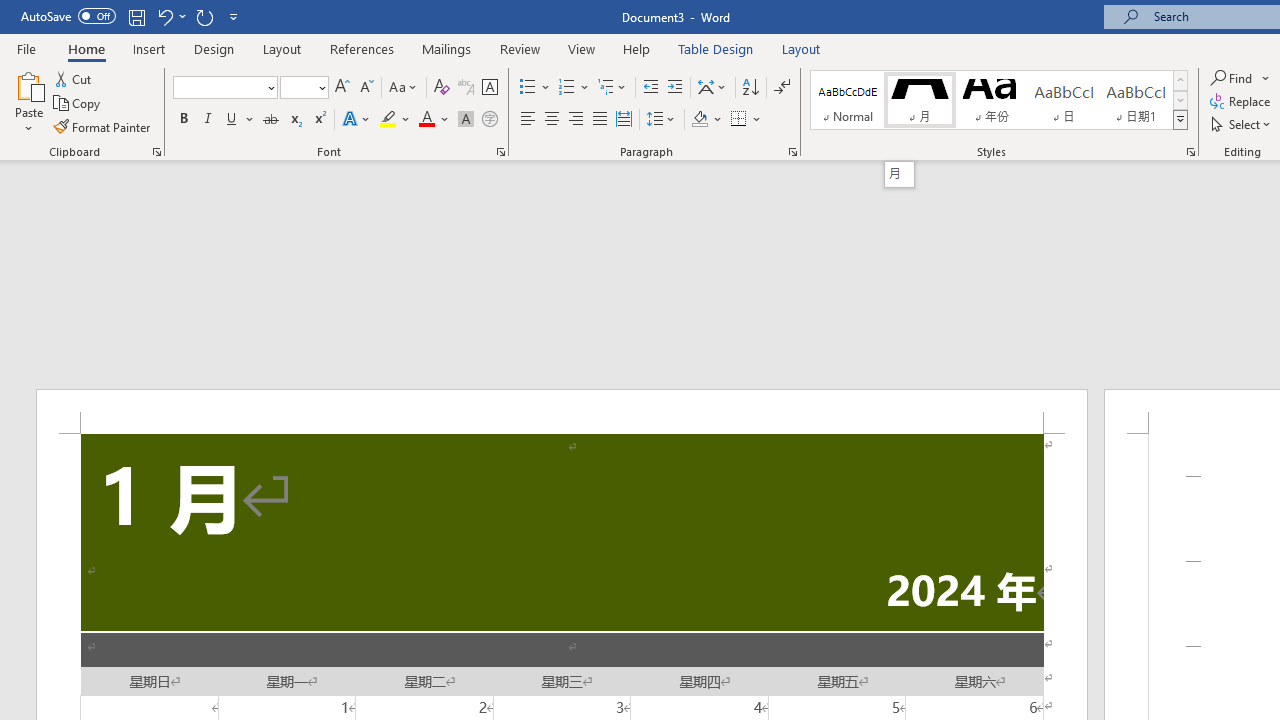 The image size is (1280, 720). I want to click on 'Text Highlight Color Yellow', so click(388, 119).